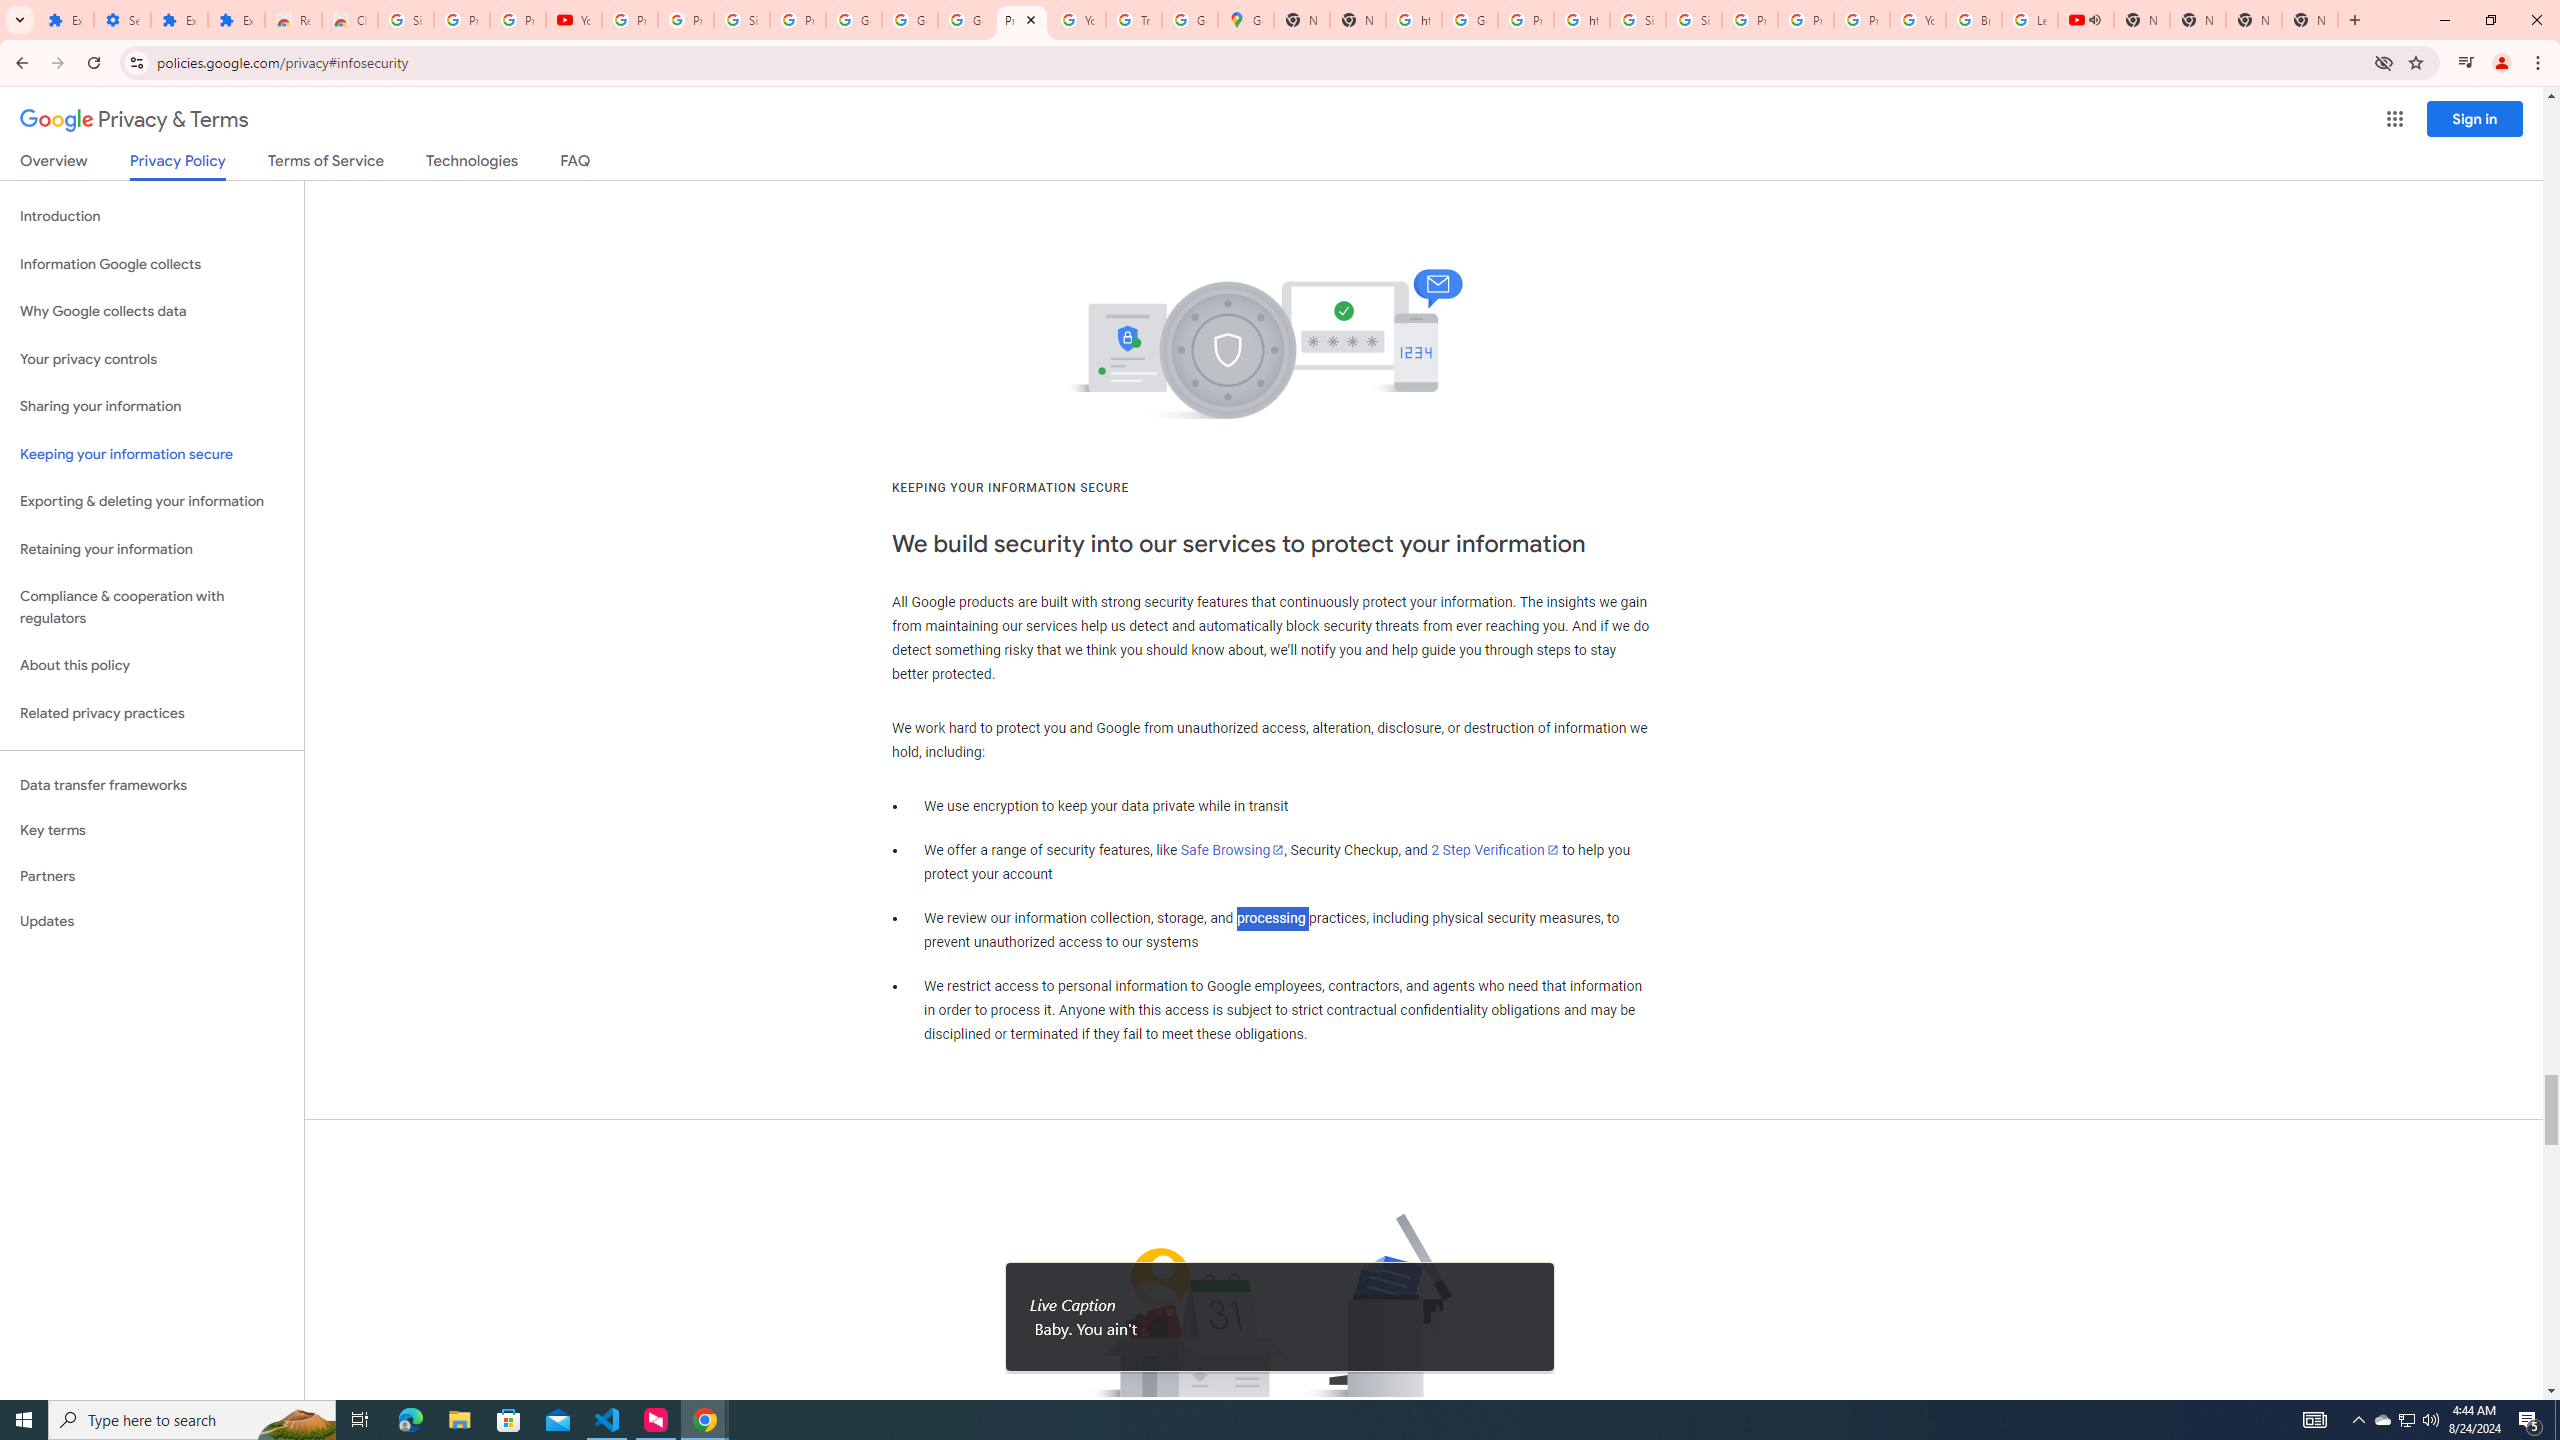 The image size is (2560, 1440). I want to click on 'New Tab', so click(2254, 19).